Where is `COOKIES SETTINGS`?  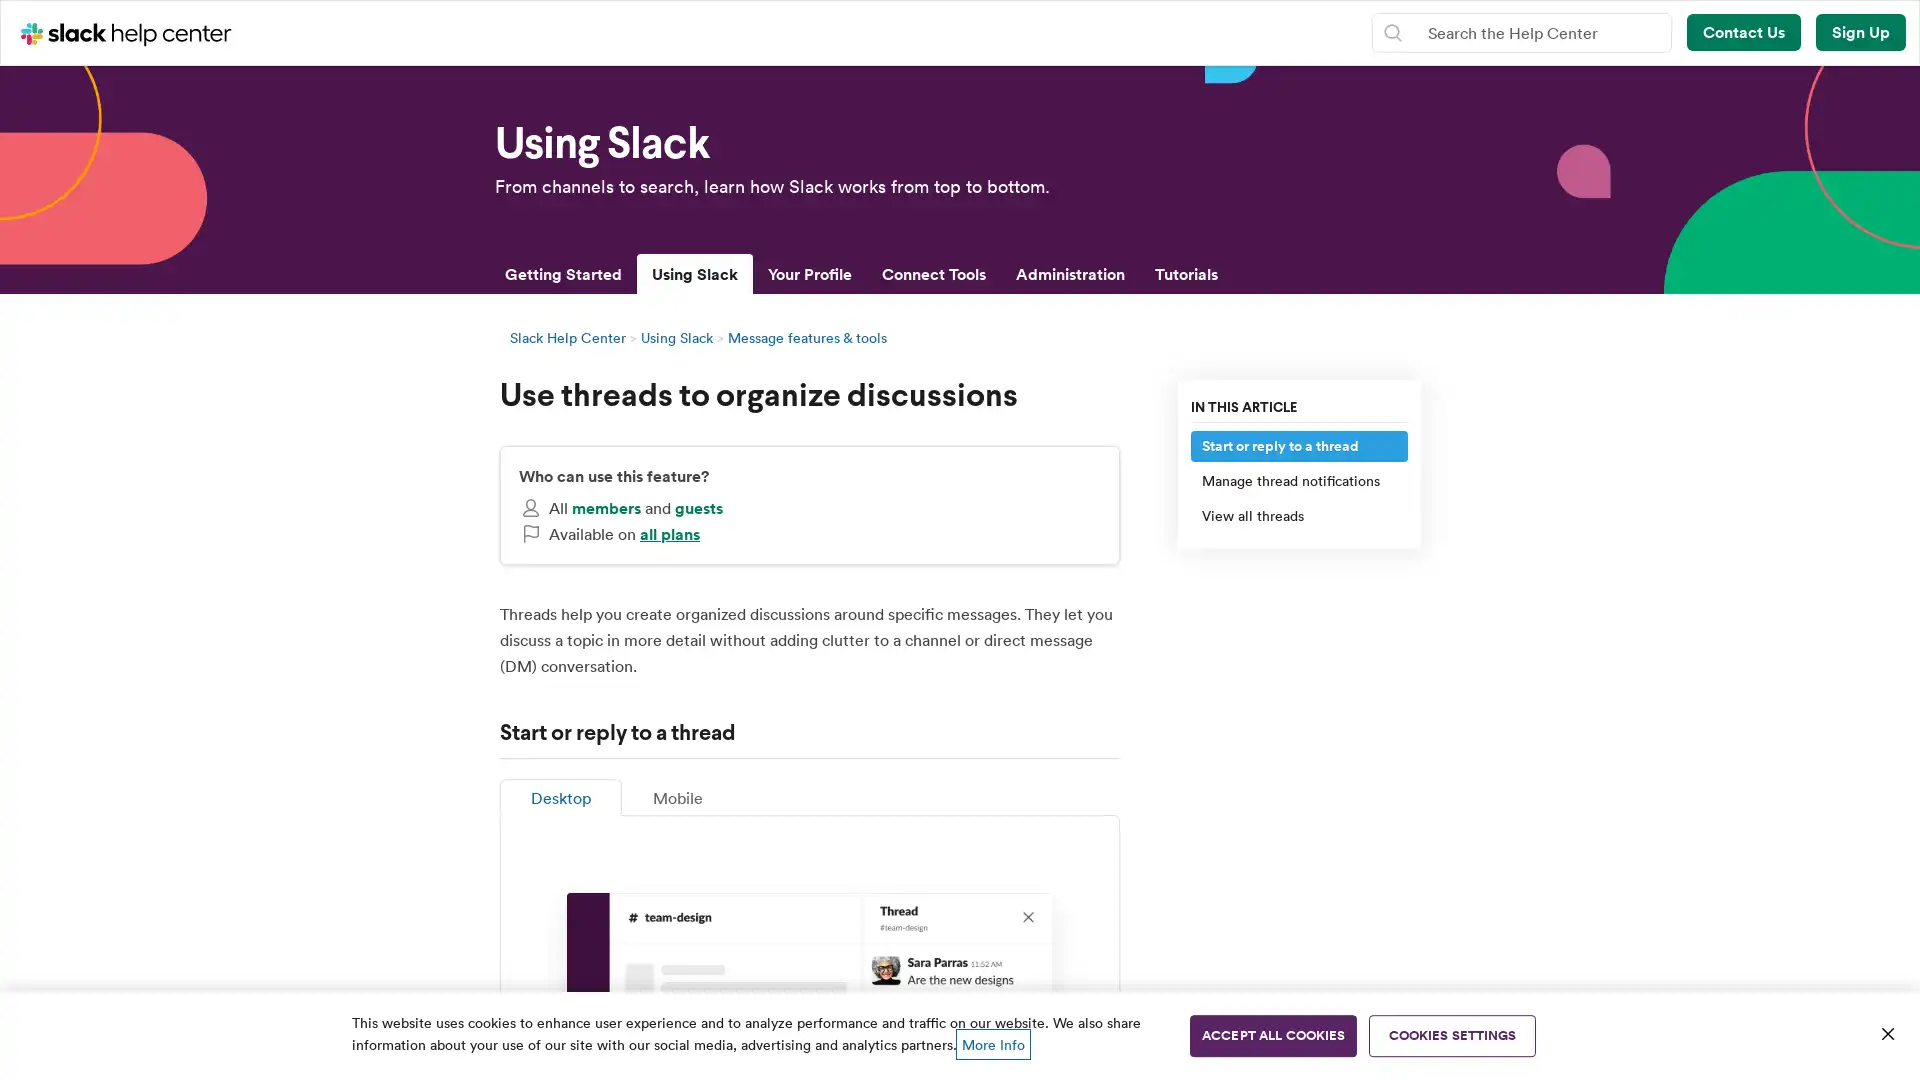
COOKIES SETTINGS is located at coordinates (1452, 1035).